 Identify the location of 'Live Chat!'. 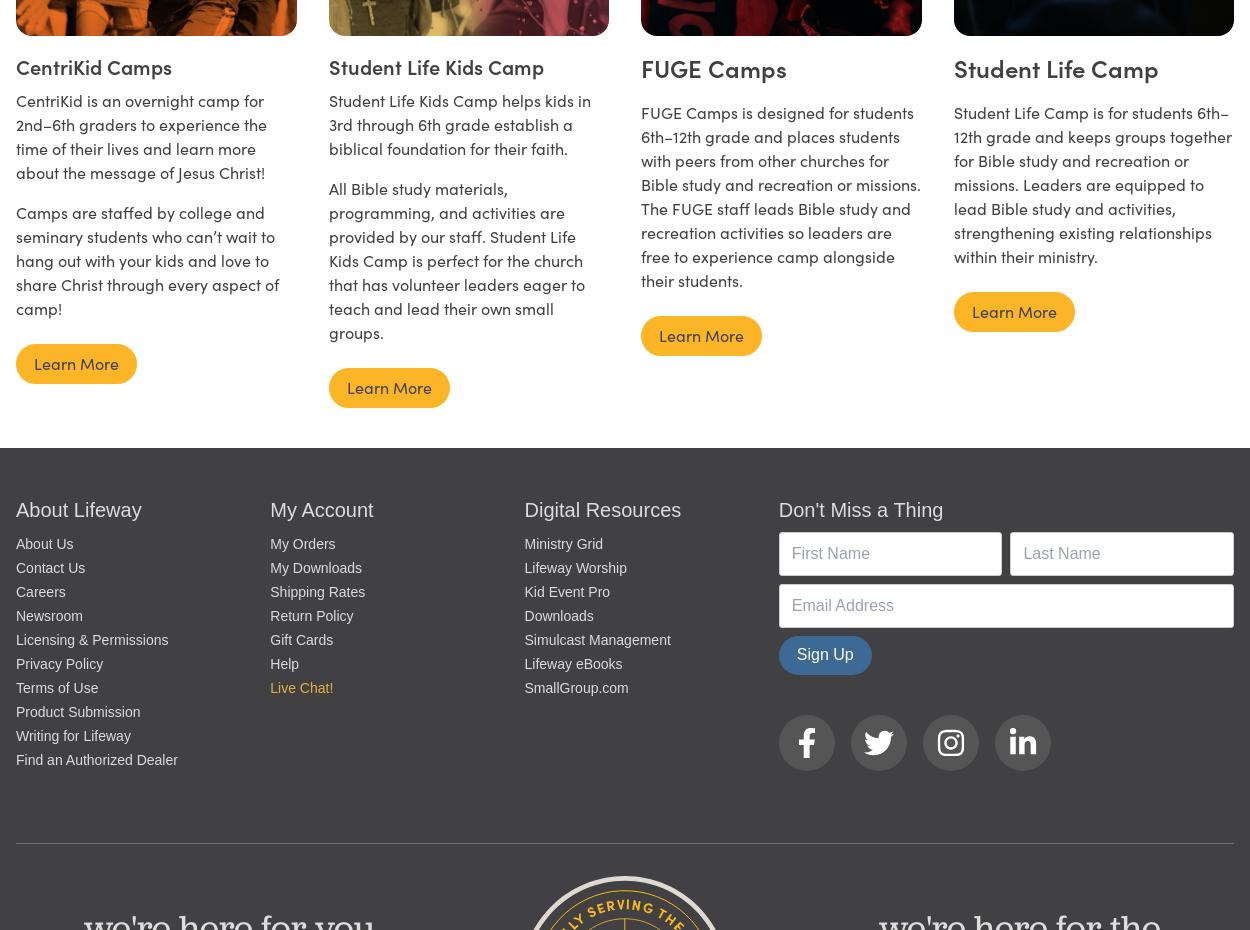
(270, 685).